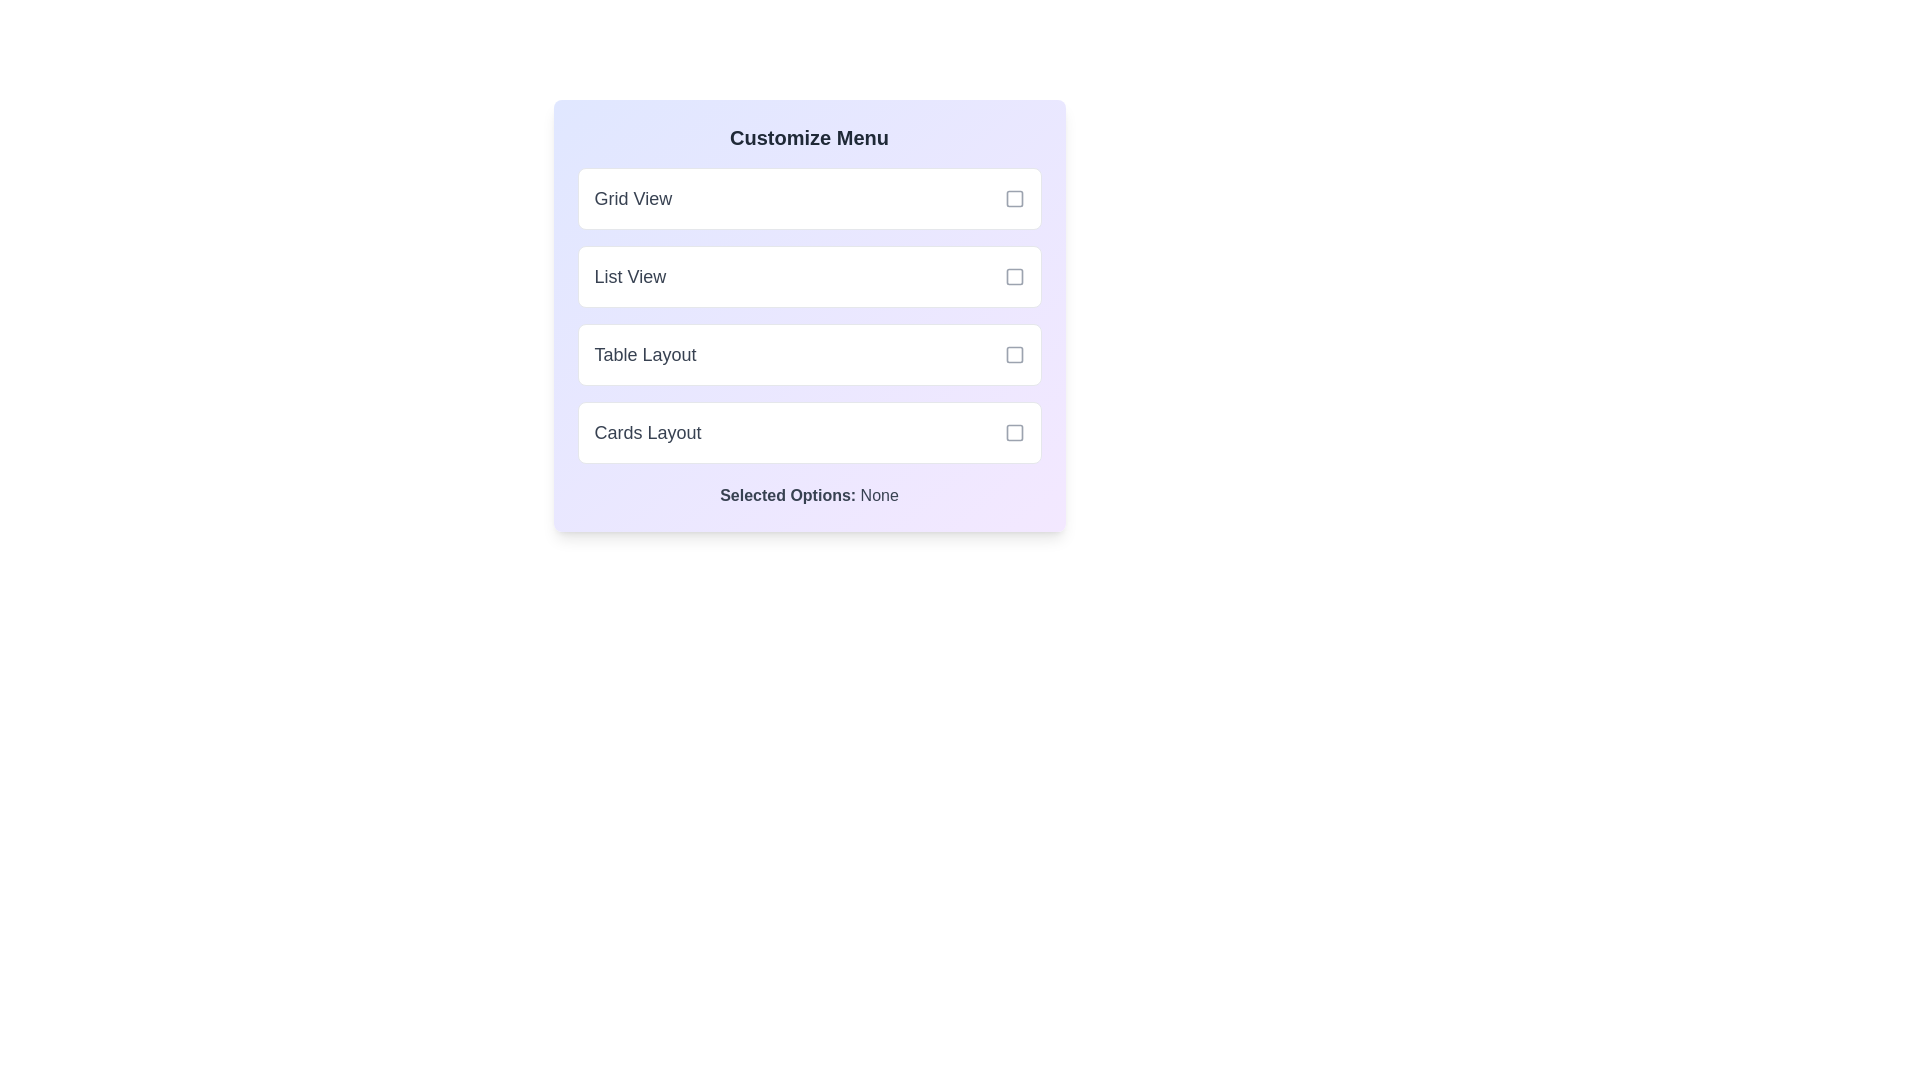  Describe the element at coordinates (1014, 277) in the screenshot. I see `the square-shaped icon styled with a thin border and light gray color, located in the 'List View' row, which is the second option in the 'Customize Menu'` at that location.